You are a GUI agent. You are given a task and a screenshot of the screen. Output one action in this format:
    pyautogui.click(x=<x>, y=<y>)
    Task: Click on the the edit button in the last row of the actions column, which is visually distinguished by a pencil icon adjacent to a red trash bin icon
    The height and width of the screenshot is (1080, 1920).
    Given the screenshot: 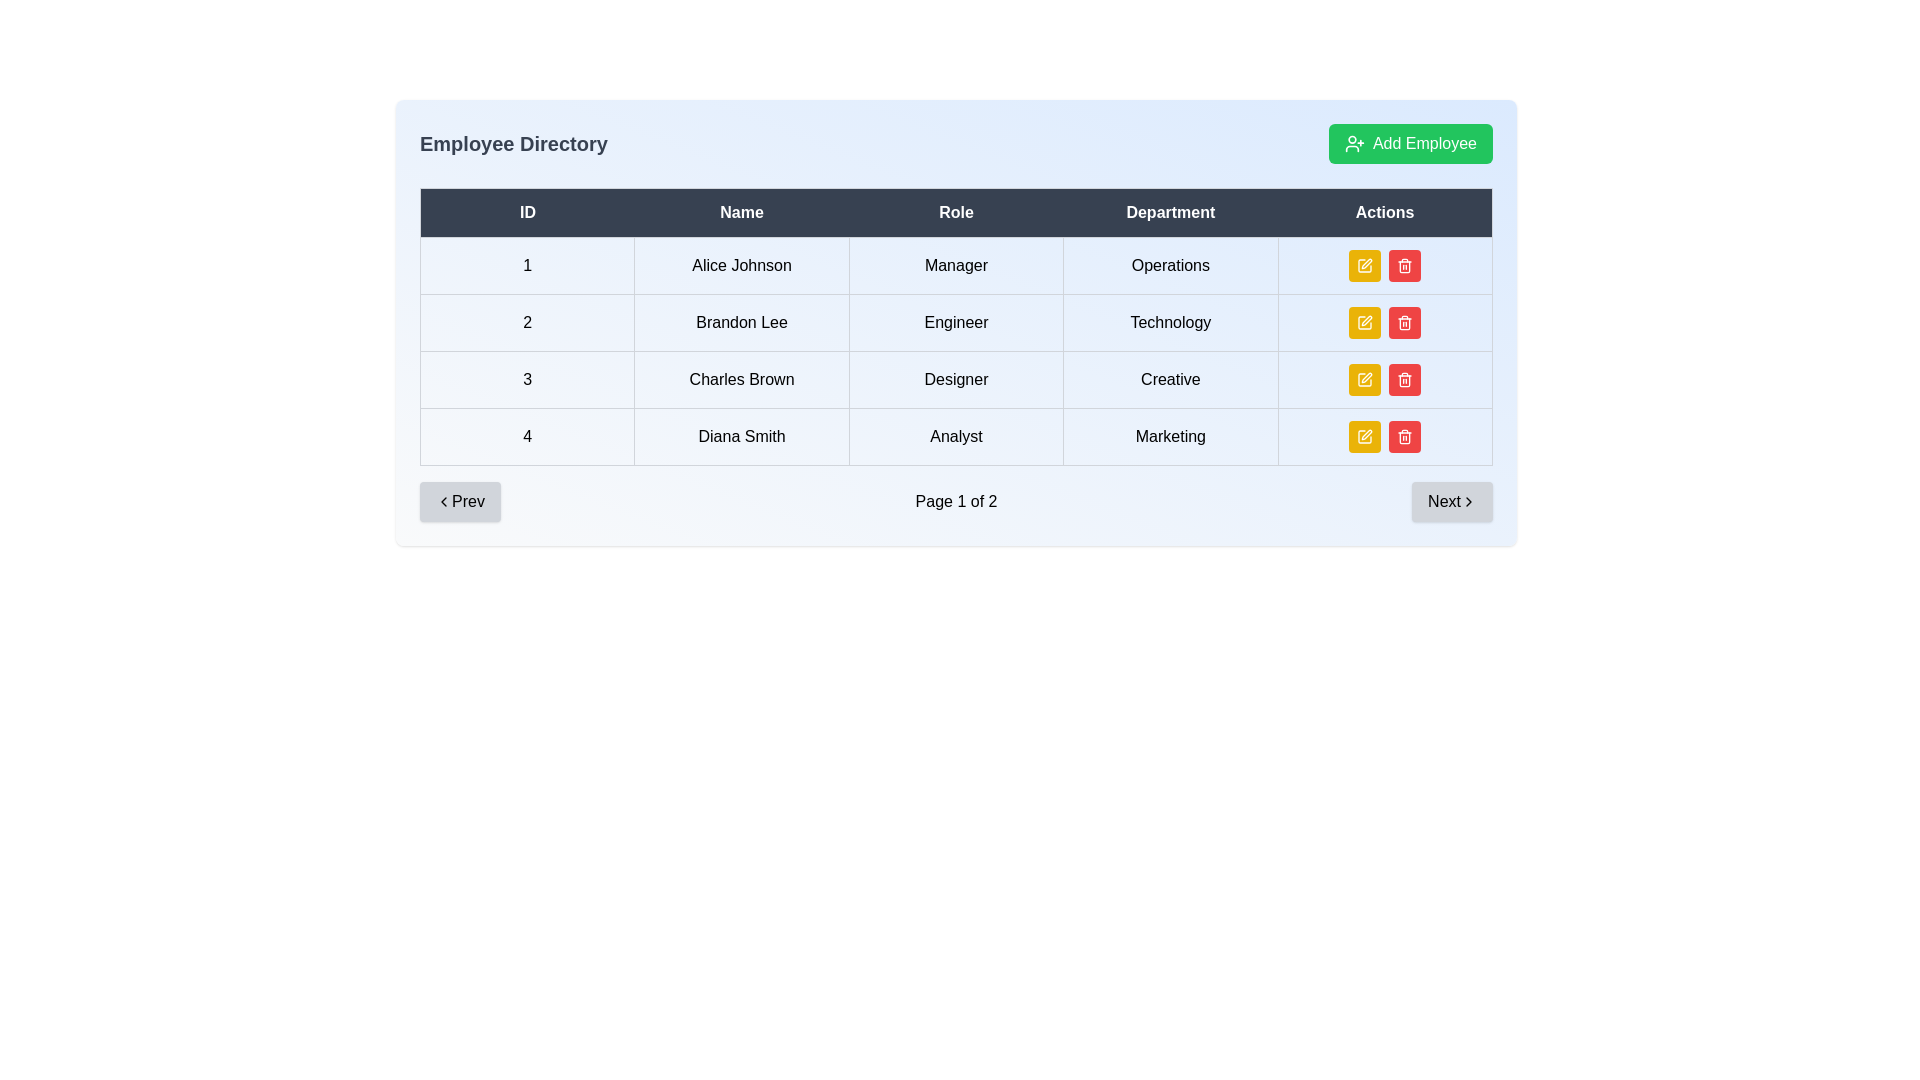 What is the action you would take?
    pyautogui.click(x=1364, y=435)
    